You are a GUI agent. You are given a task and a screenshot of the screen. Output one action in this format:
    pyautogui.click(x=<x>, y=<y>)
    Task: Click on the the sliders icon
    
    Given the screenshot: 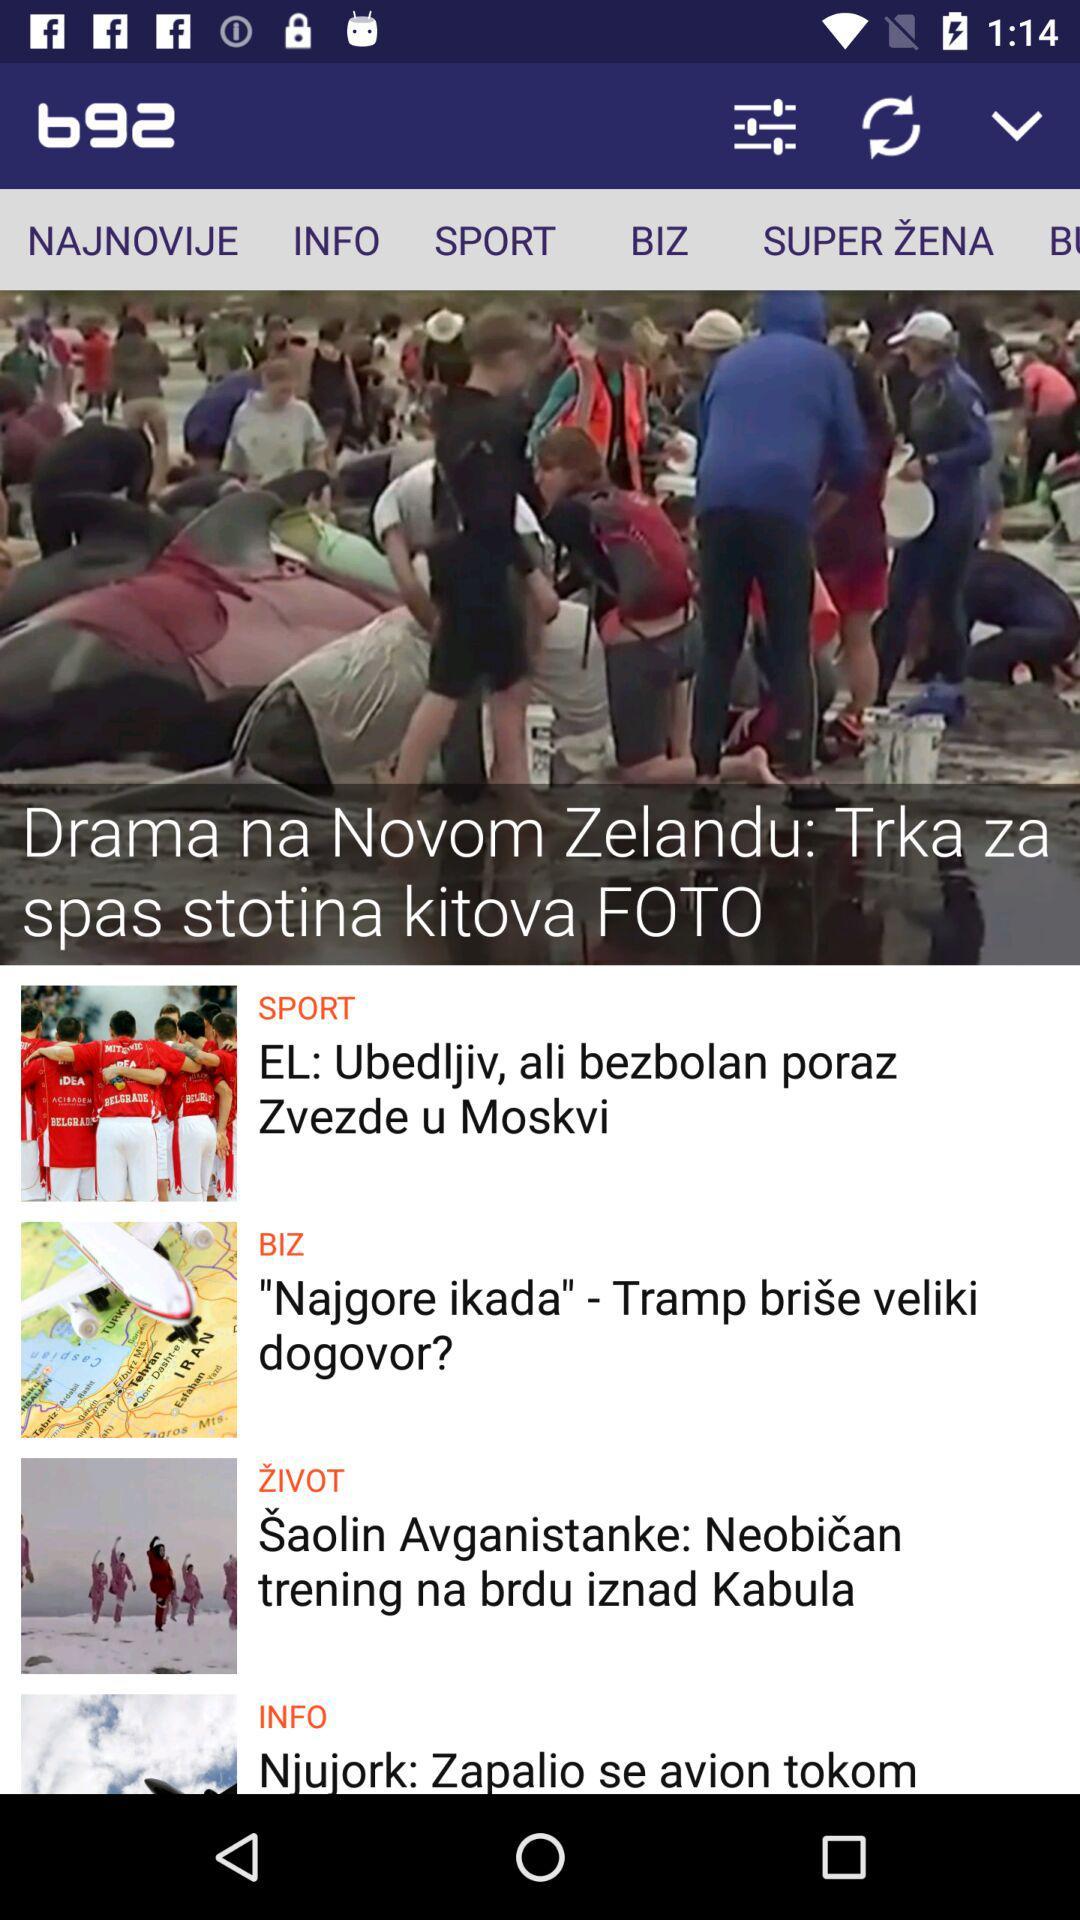 What is the action you would take?
    pyautogui.click(x=764, y=124)
    